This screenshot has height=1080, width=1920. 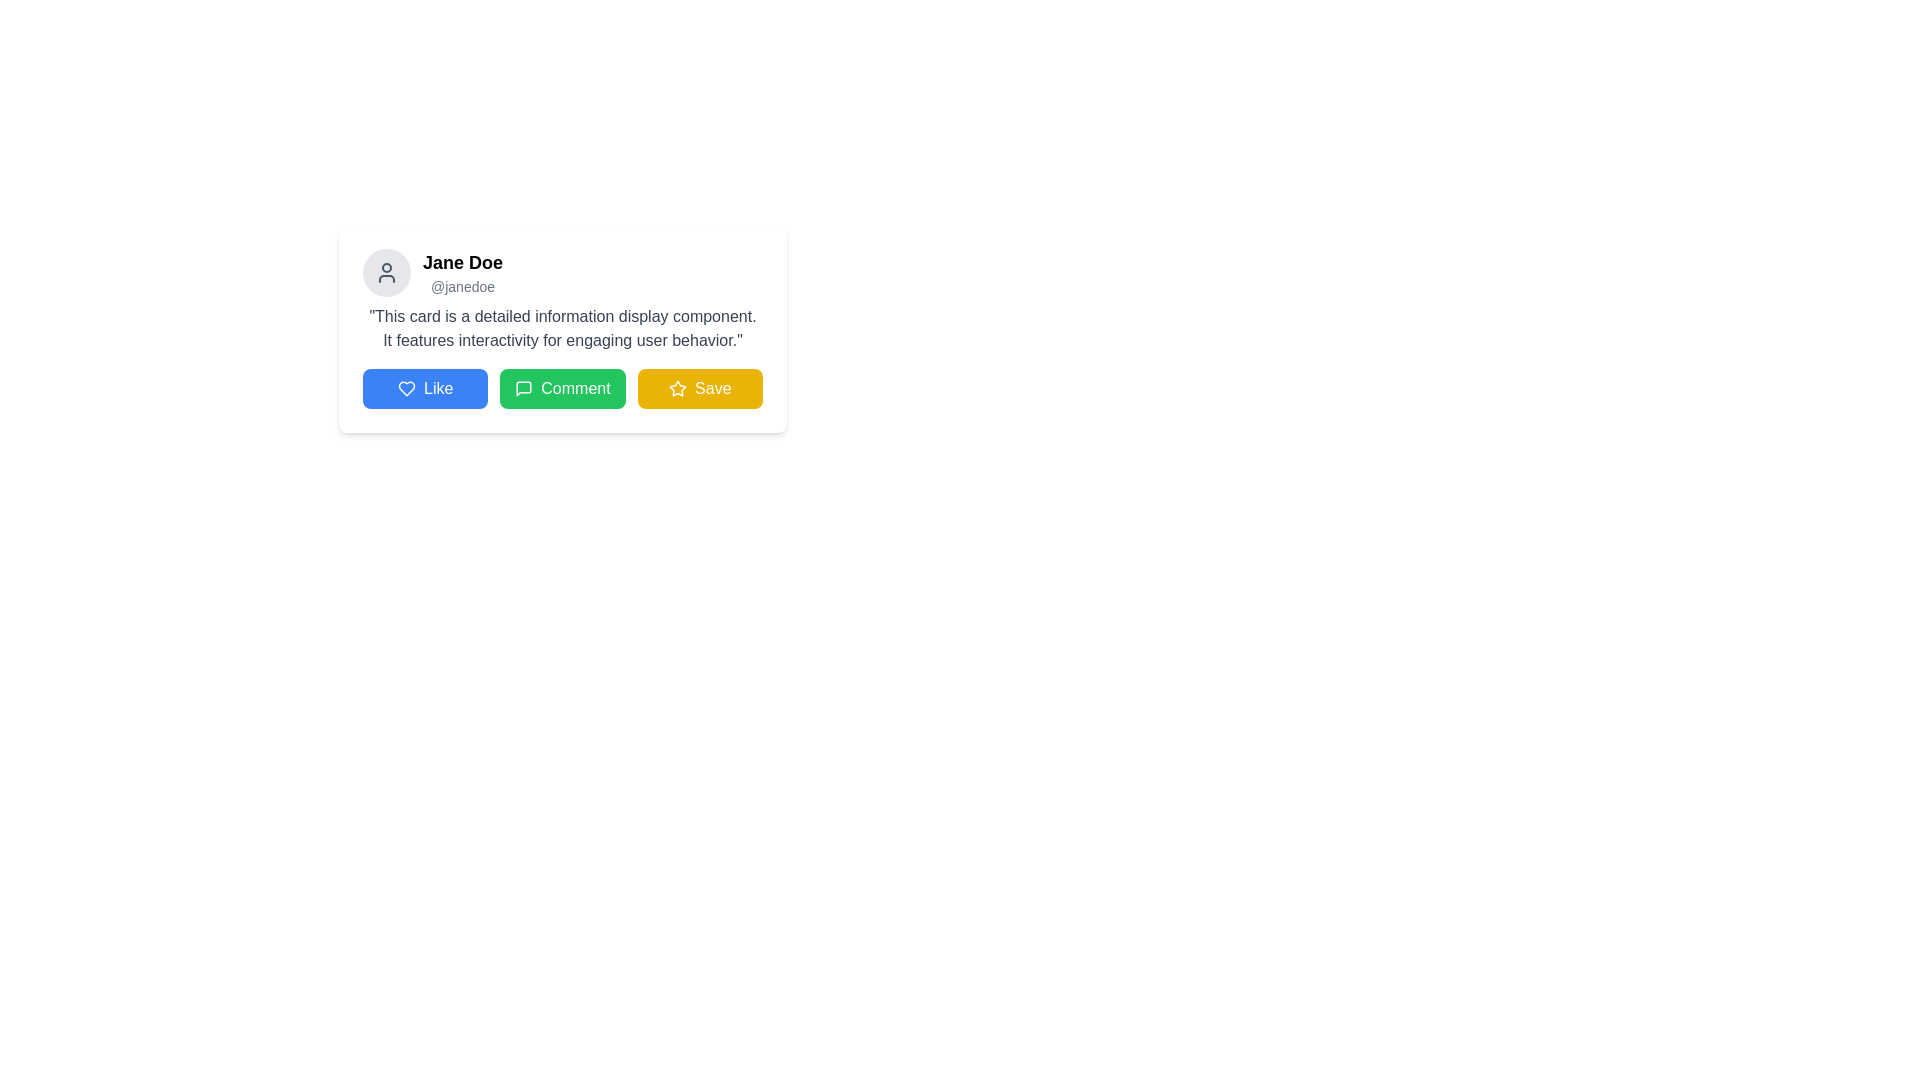 What do you see at coordinates (524, 389) in the screenshot?
I see `the green speech bubble icon located to the left of the 'Comment' text within the button component` at bounding box center [524, 389].